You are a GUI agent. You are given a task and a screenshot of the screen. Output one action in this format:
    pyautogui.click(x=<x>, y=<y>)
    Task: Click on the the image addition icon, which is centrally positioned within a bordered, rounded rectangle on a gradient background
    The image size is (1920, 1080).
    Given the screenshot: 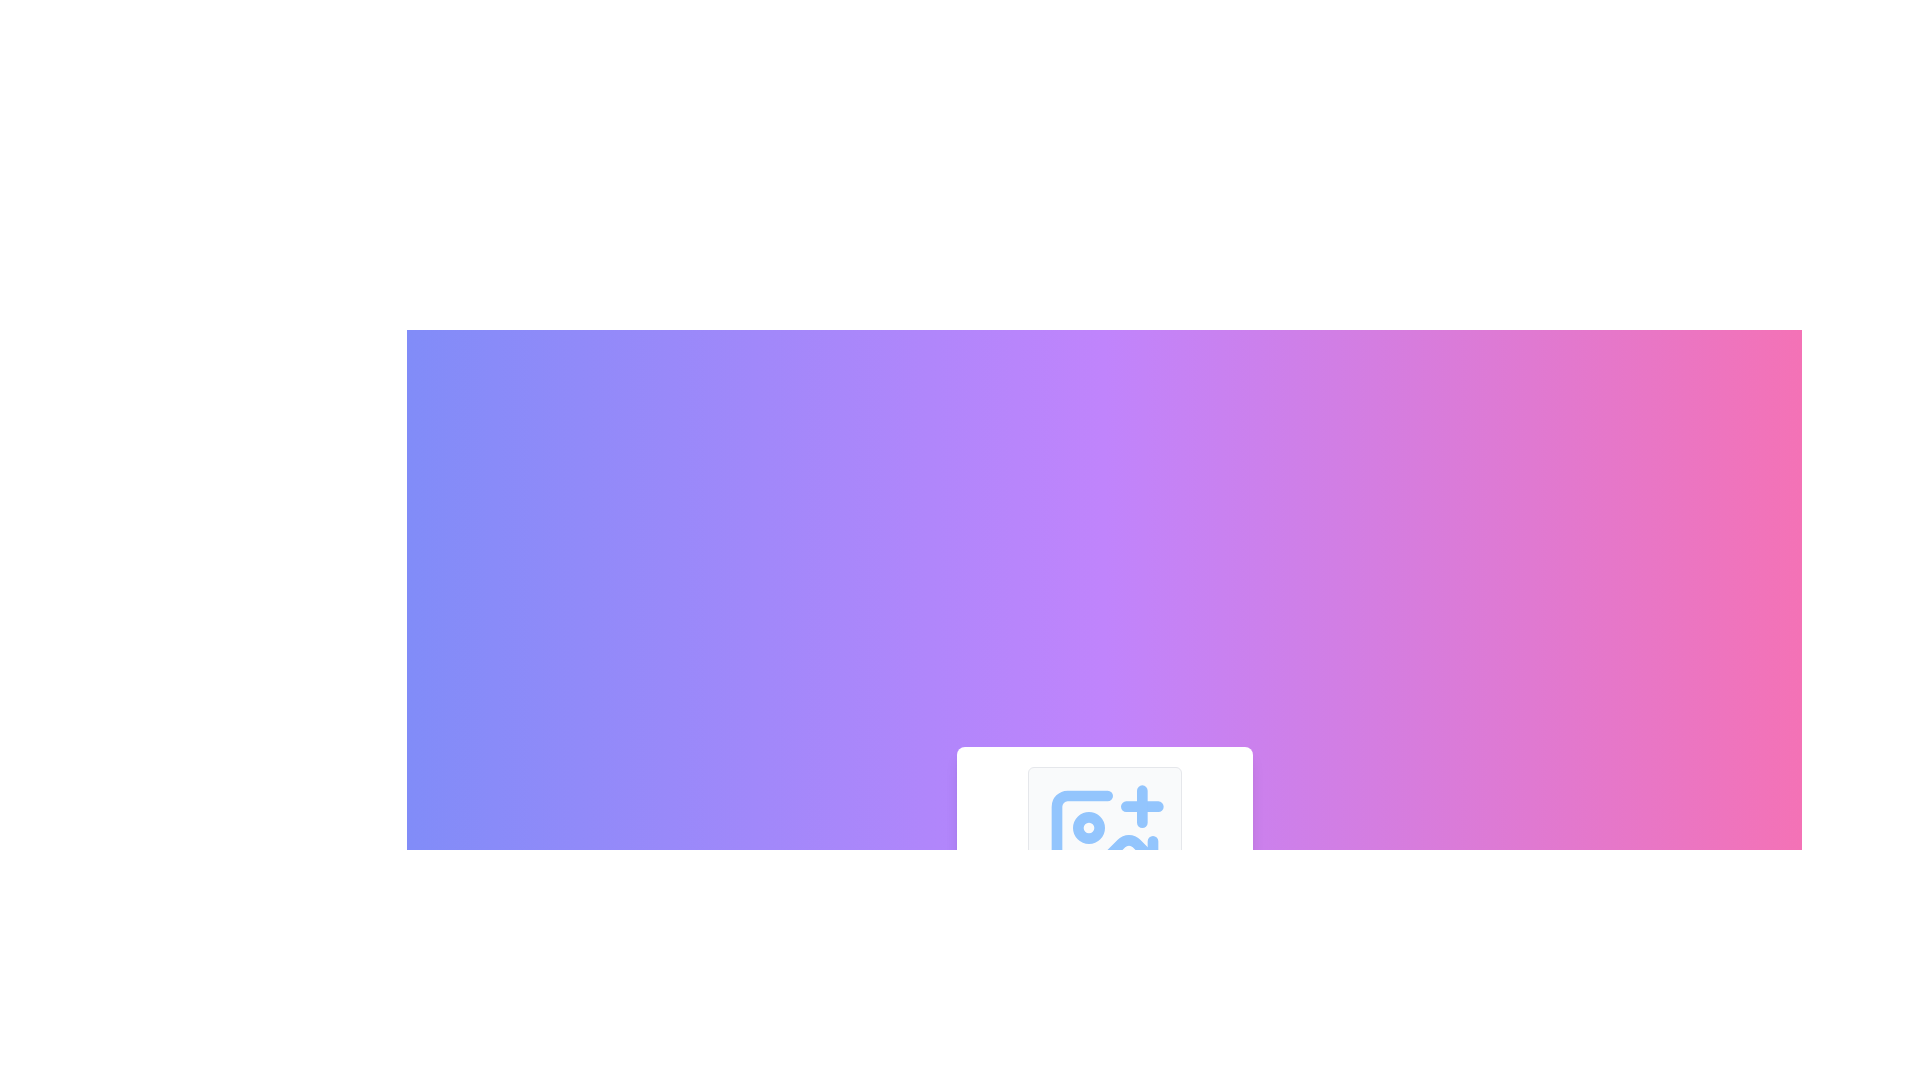 What is the action you would take?
    pyautogui.click(x=1103, y=844)
    